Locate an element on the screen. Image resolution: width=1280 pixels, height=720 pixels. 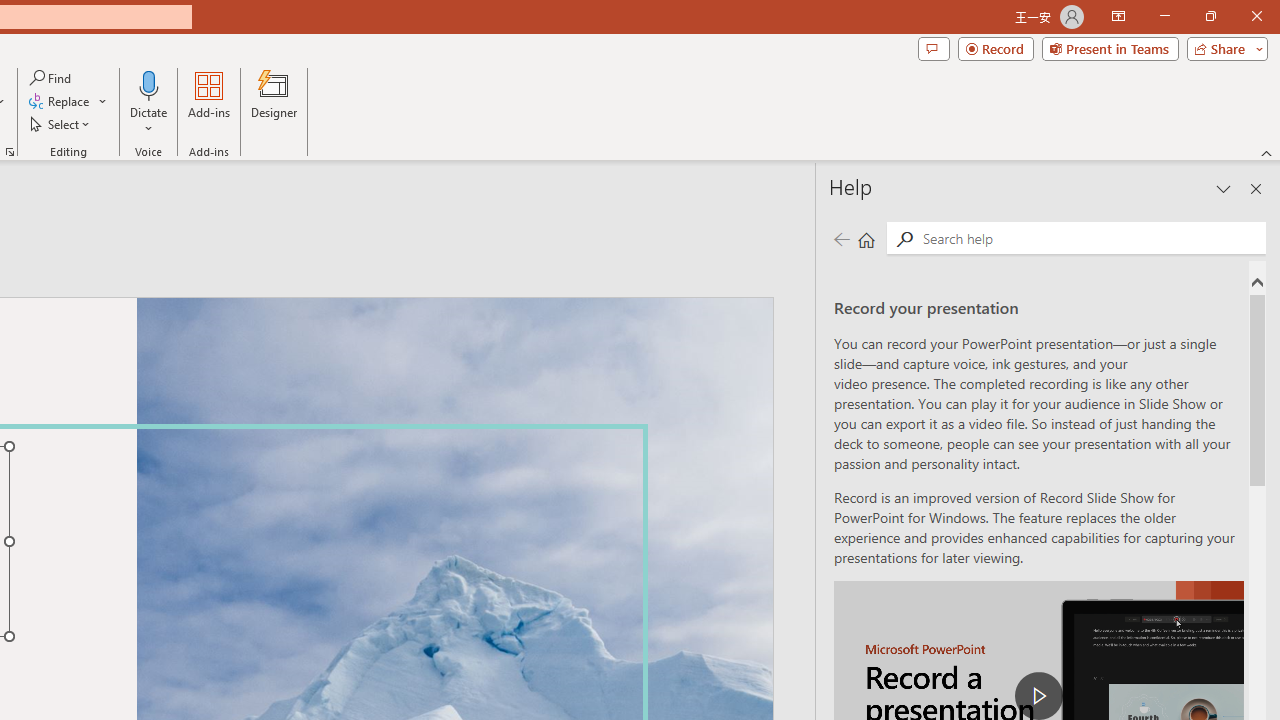
'Record' is located at coordinates (995, 47).